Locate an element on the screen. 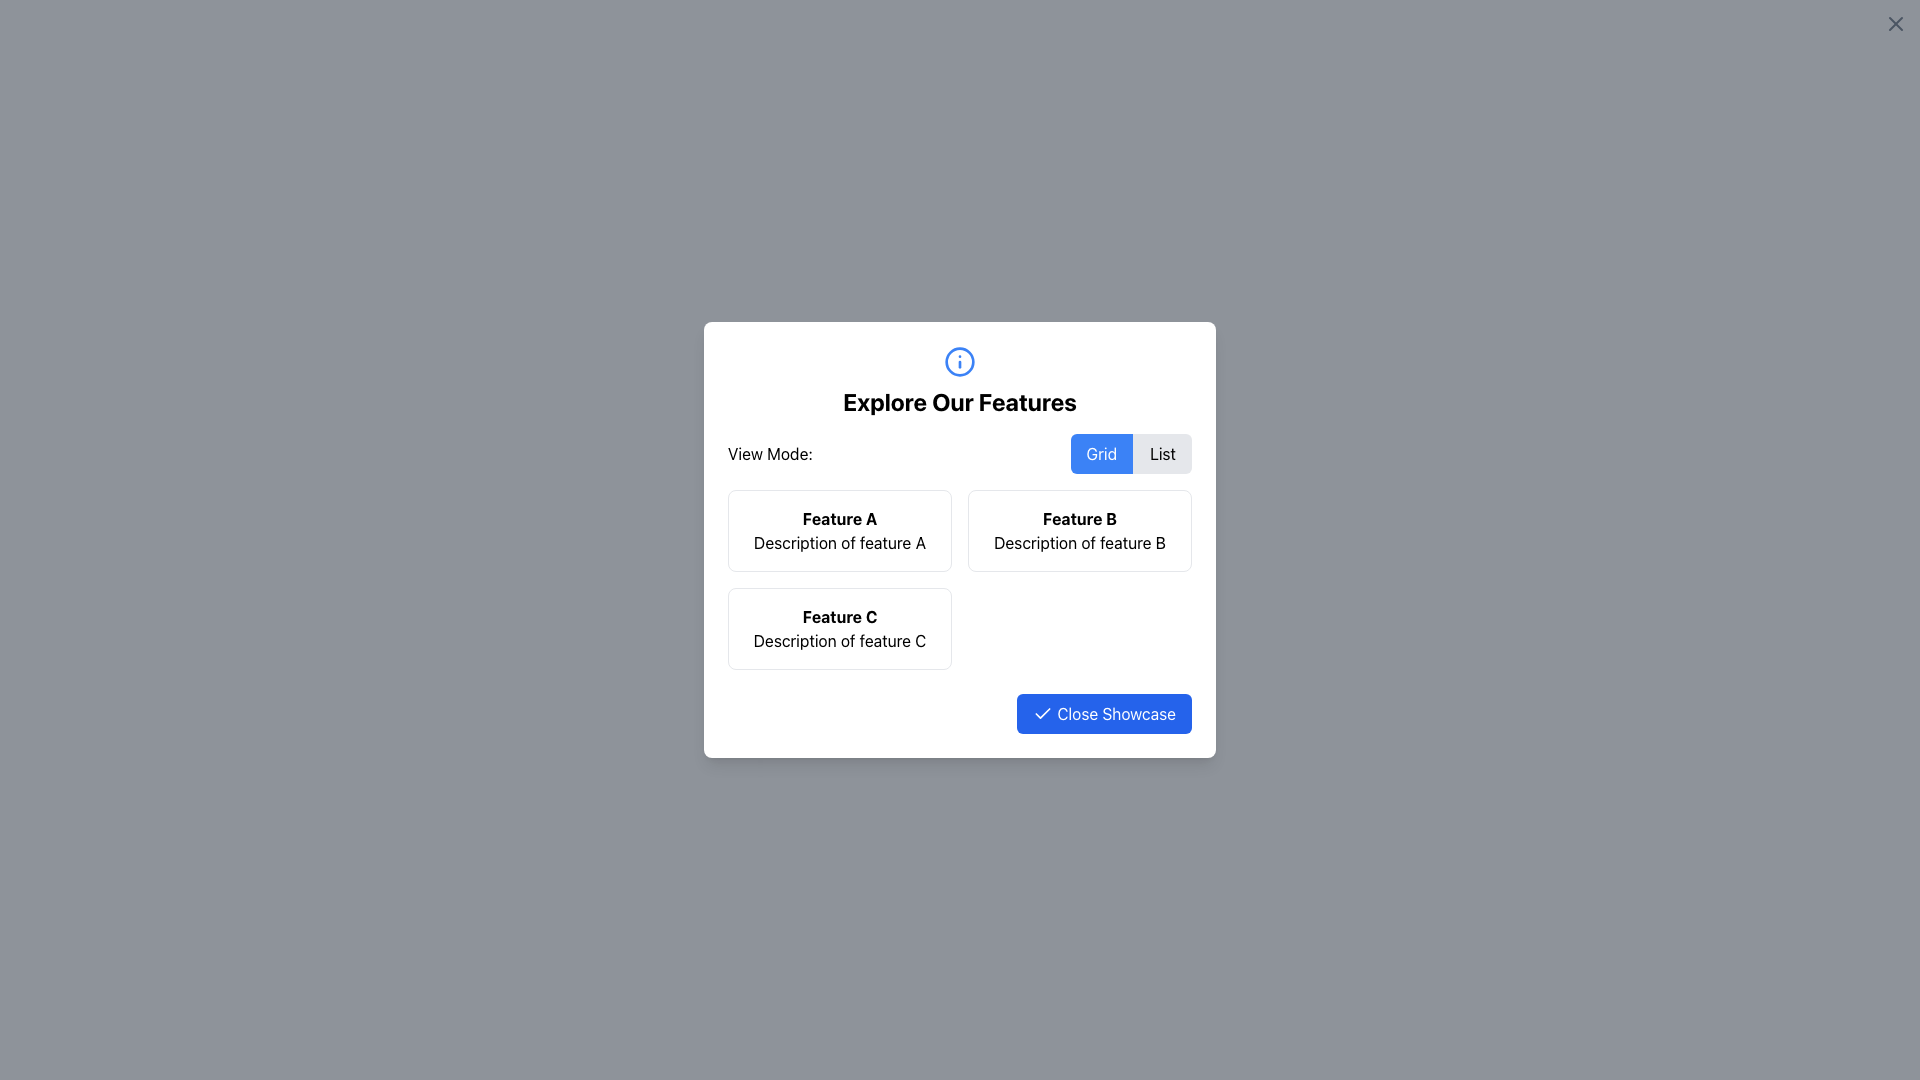 Image resolution: width=1920 pixels, height=1080 pixels. the 'Grid' view mode button located beneath the 'Explore Our Features' header is located at coordinates (1101, 454).